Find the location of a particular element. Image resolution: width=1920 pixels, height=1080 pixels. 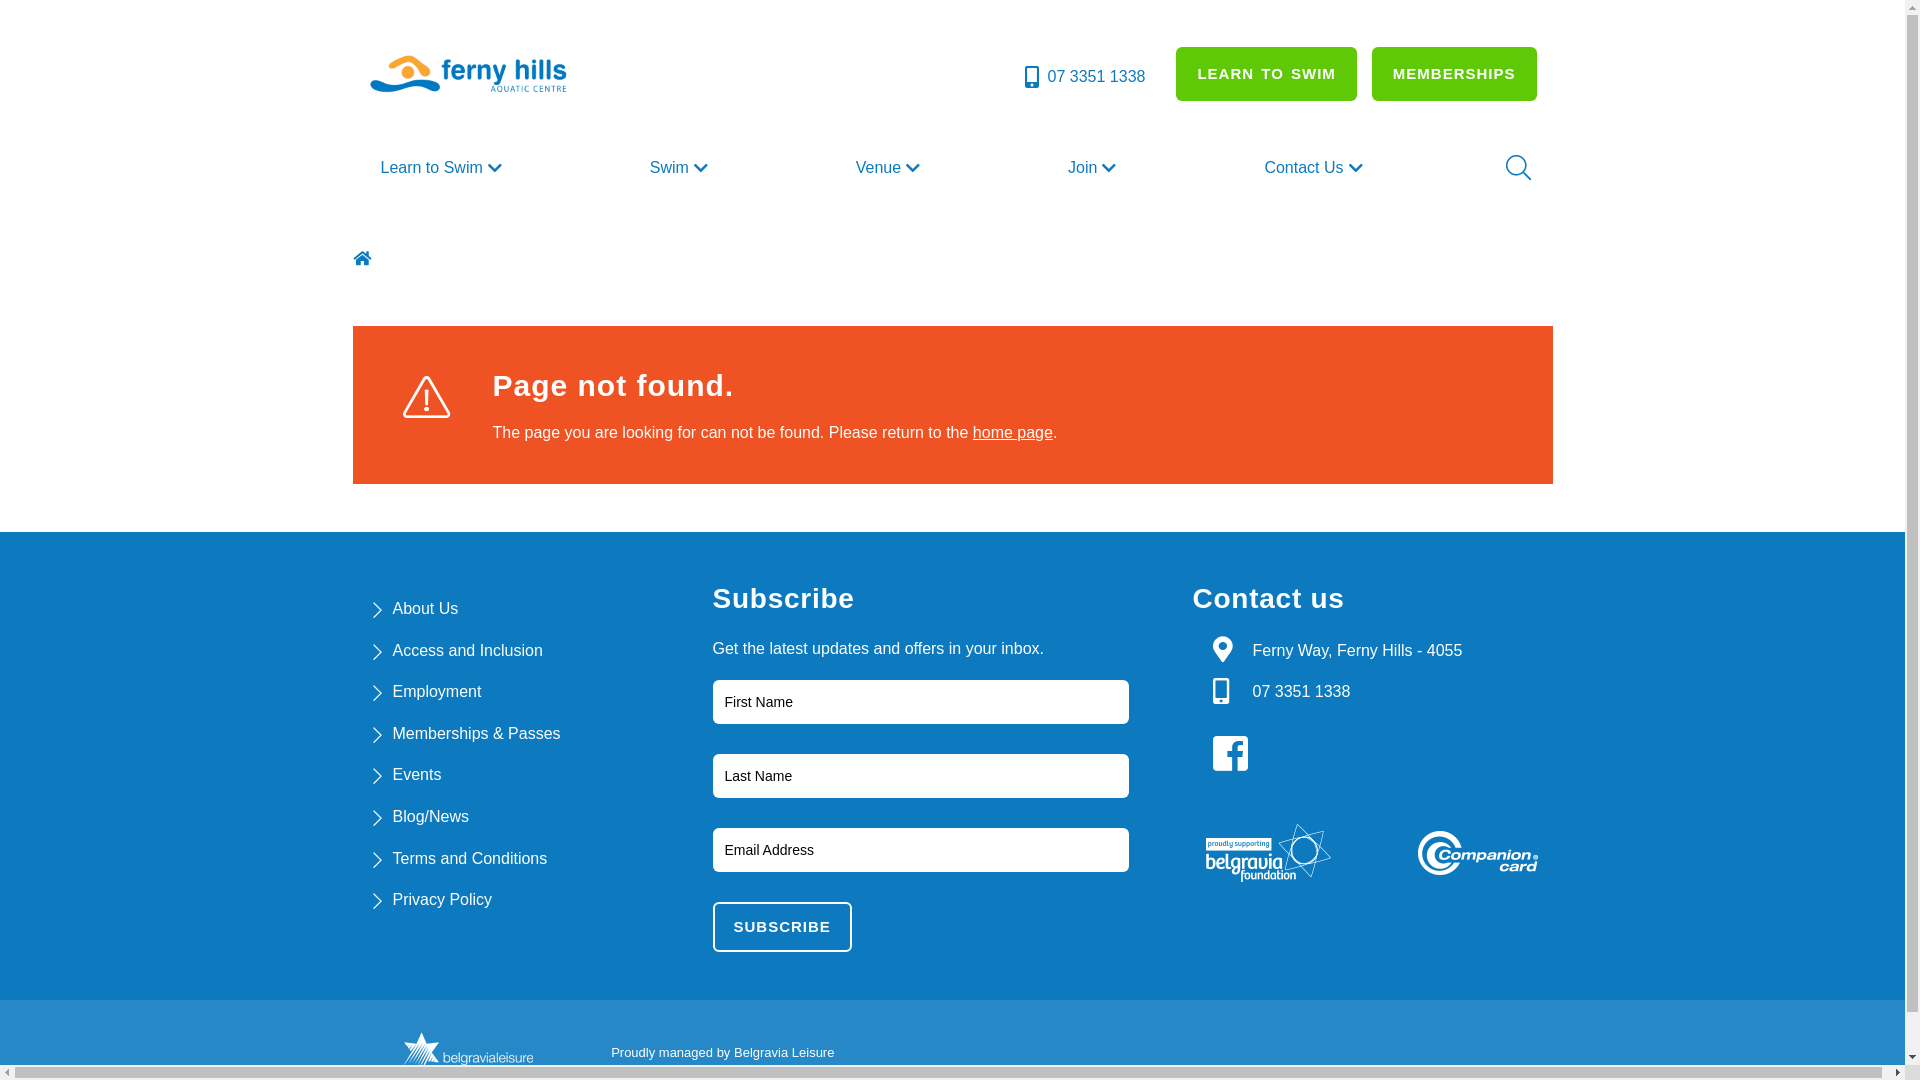

'home page' is located at coordinates (1012, 431).